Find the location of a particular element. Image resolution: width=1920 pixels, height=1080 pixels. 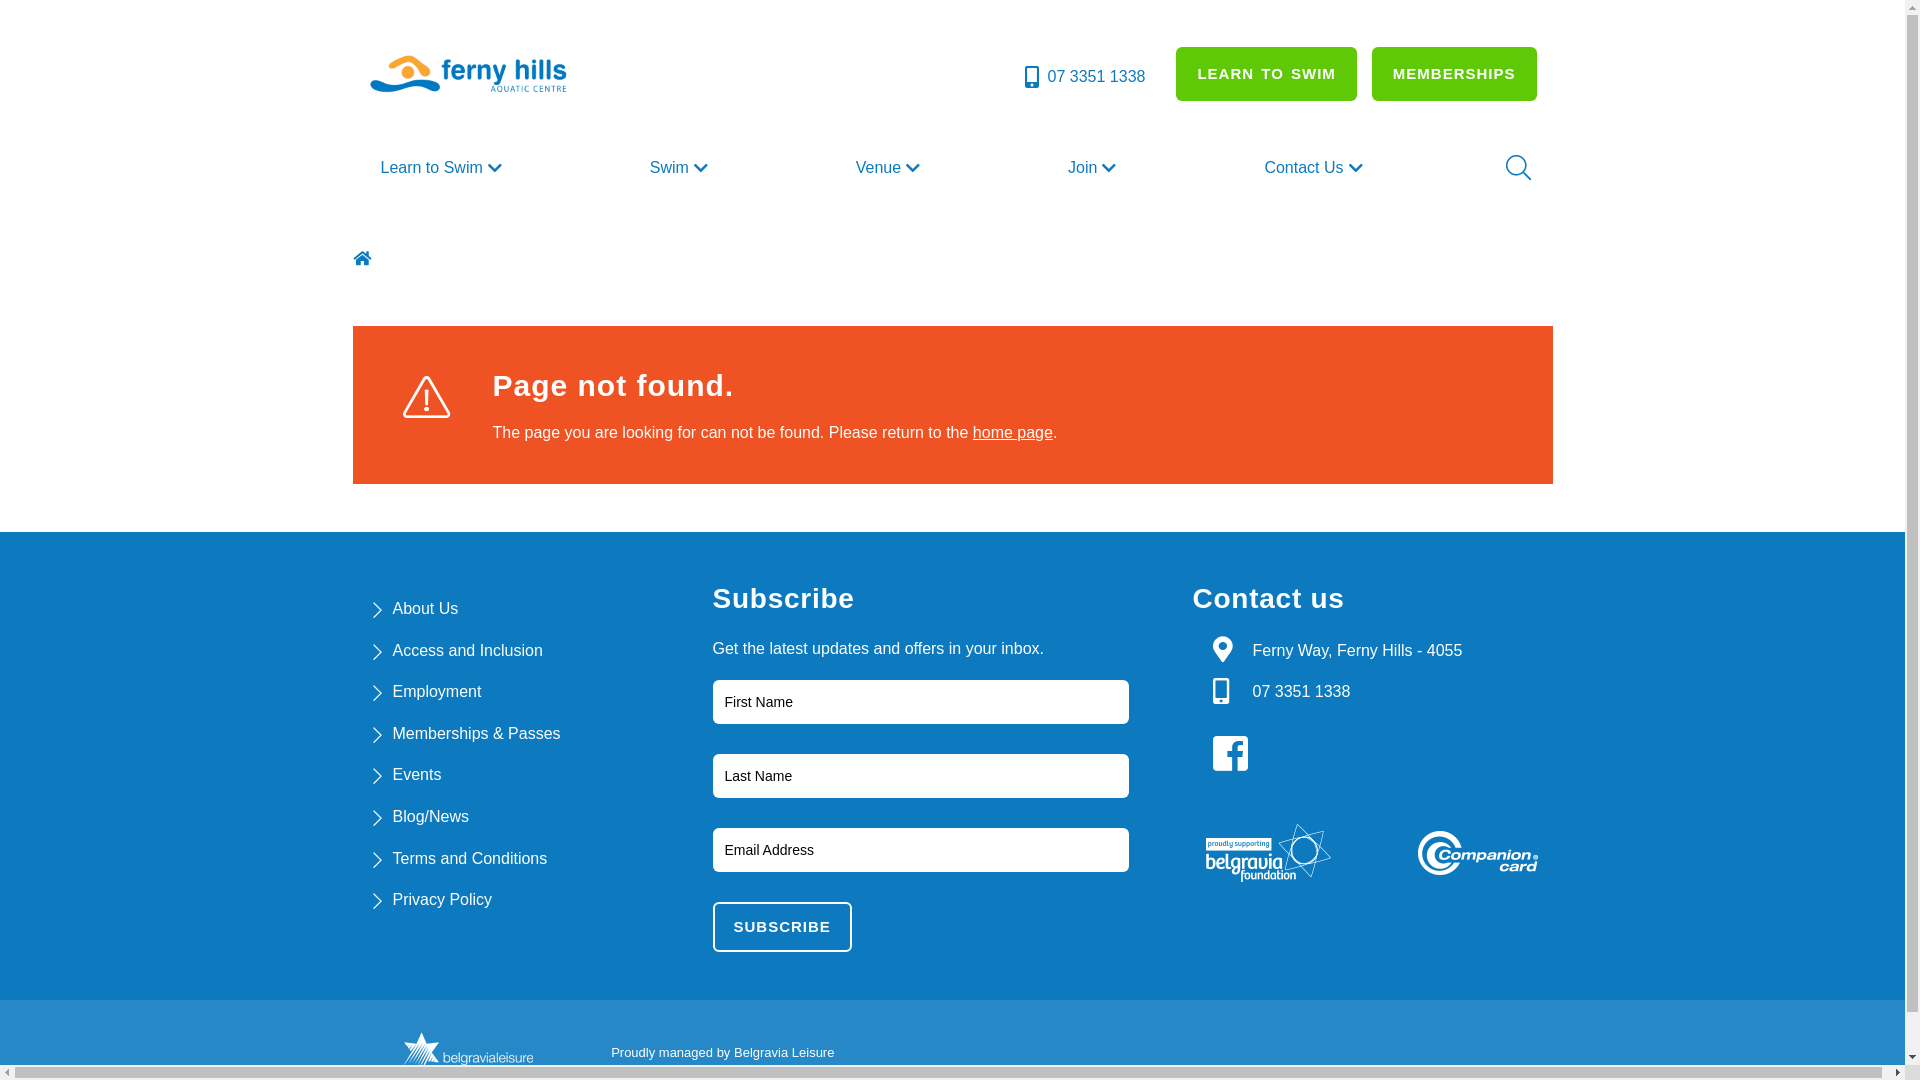

'home page' is located at coordinates (1012, 431).